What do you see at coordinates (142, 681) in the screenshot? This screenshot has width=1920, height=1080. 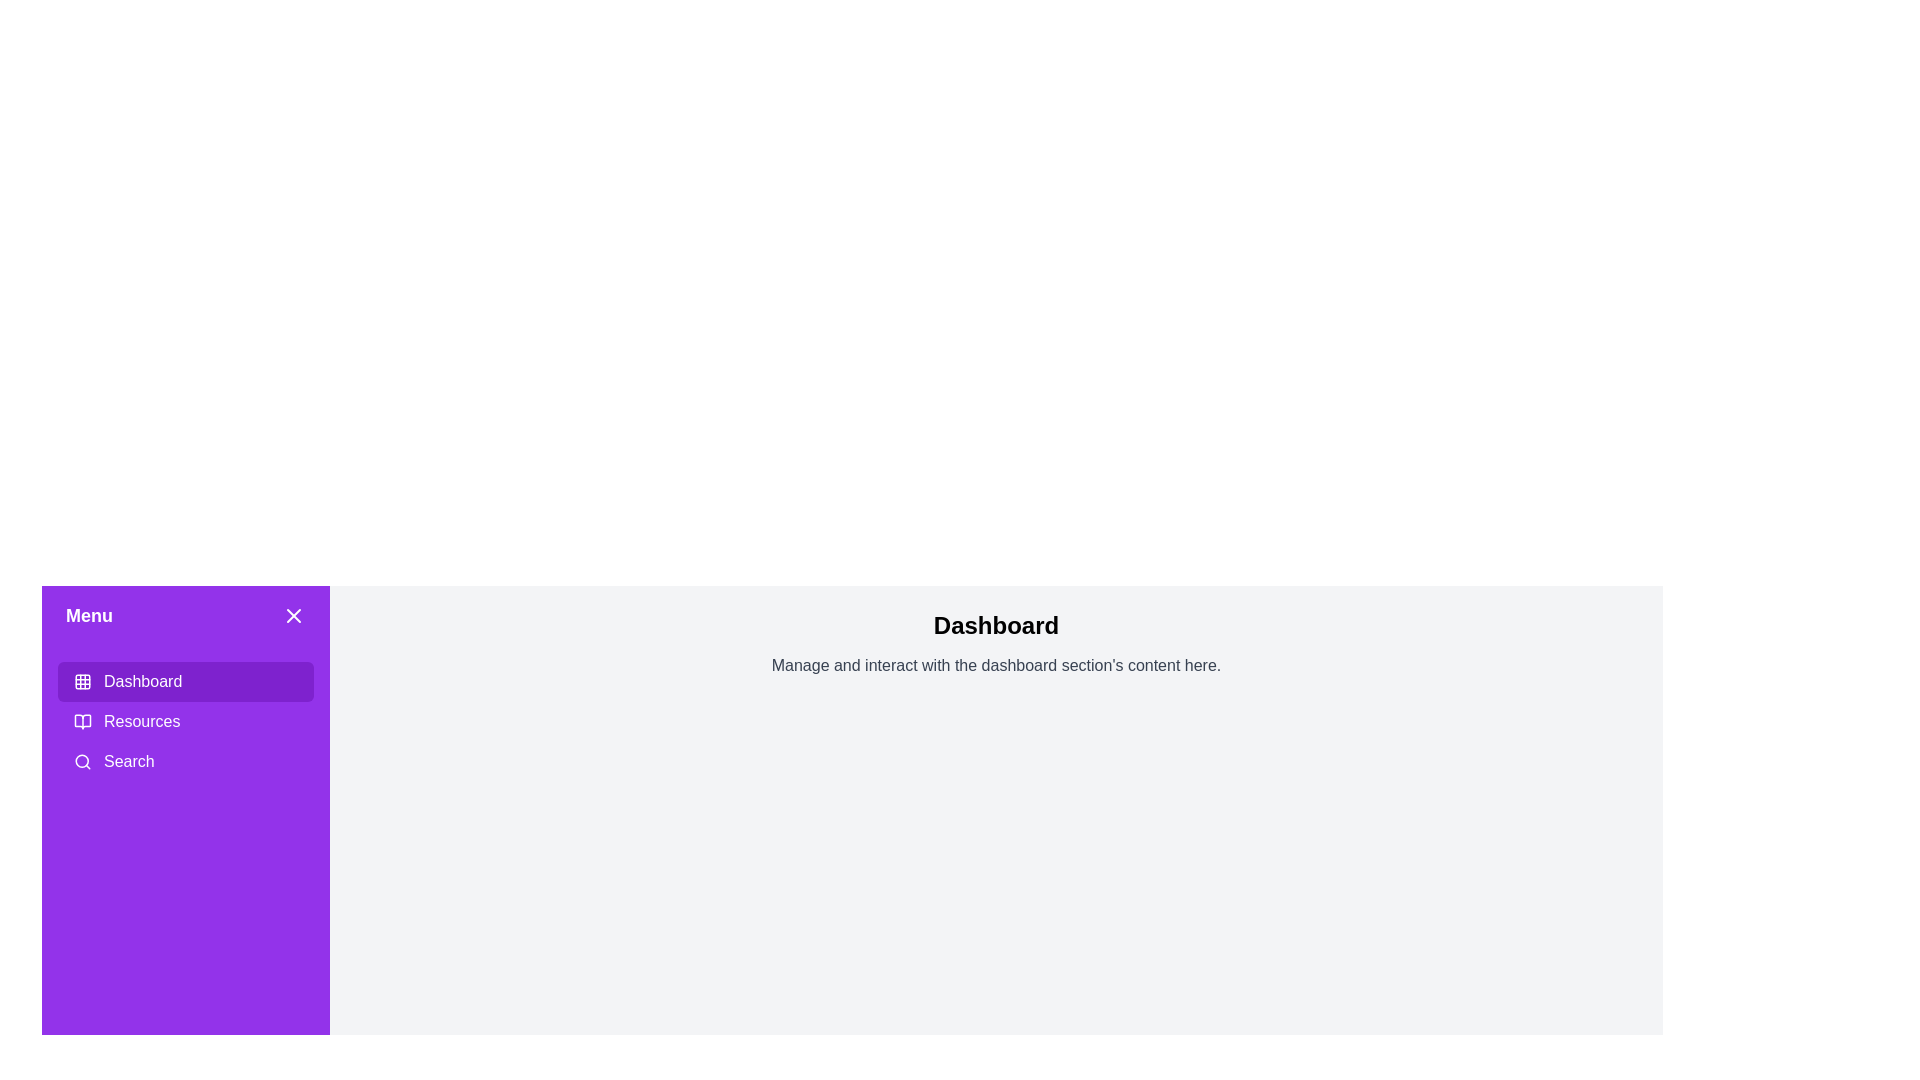 I see `the 'Dashboard' text label located next to the grid icon in the first navigation item of the left menu` at bounding box center [142, 681].